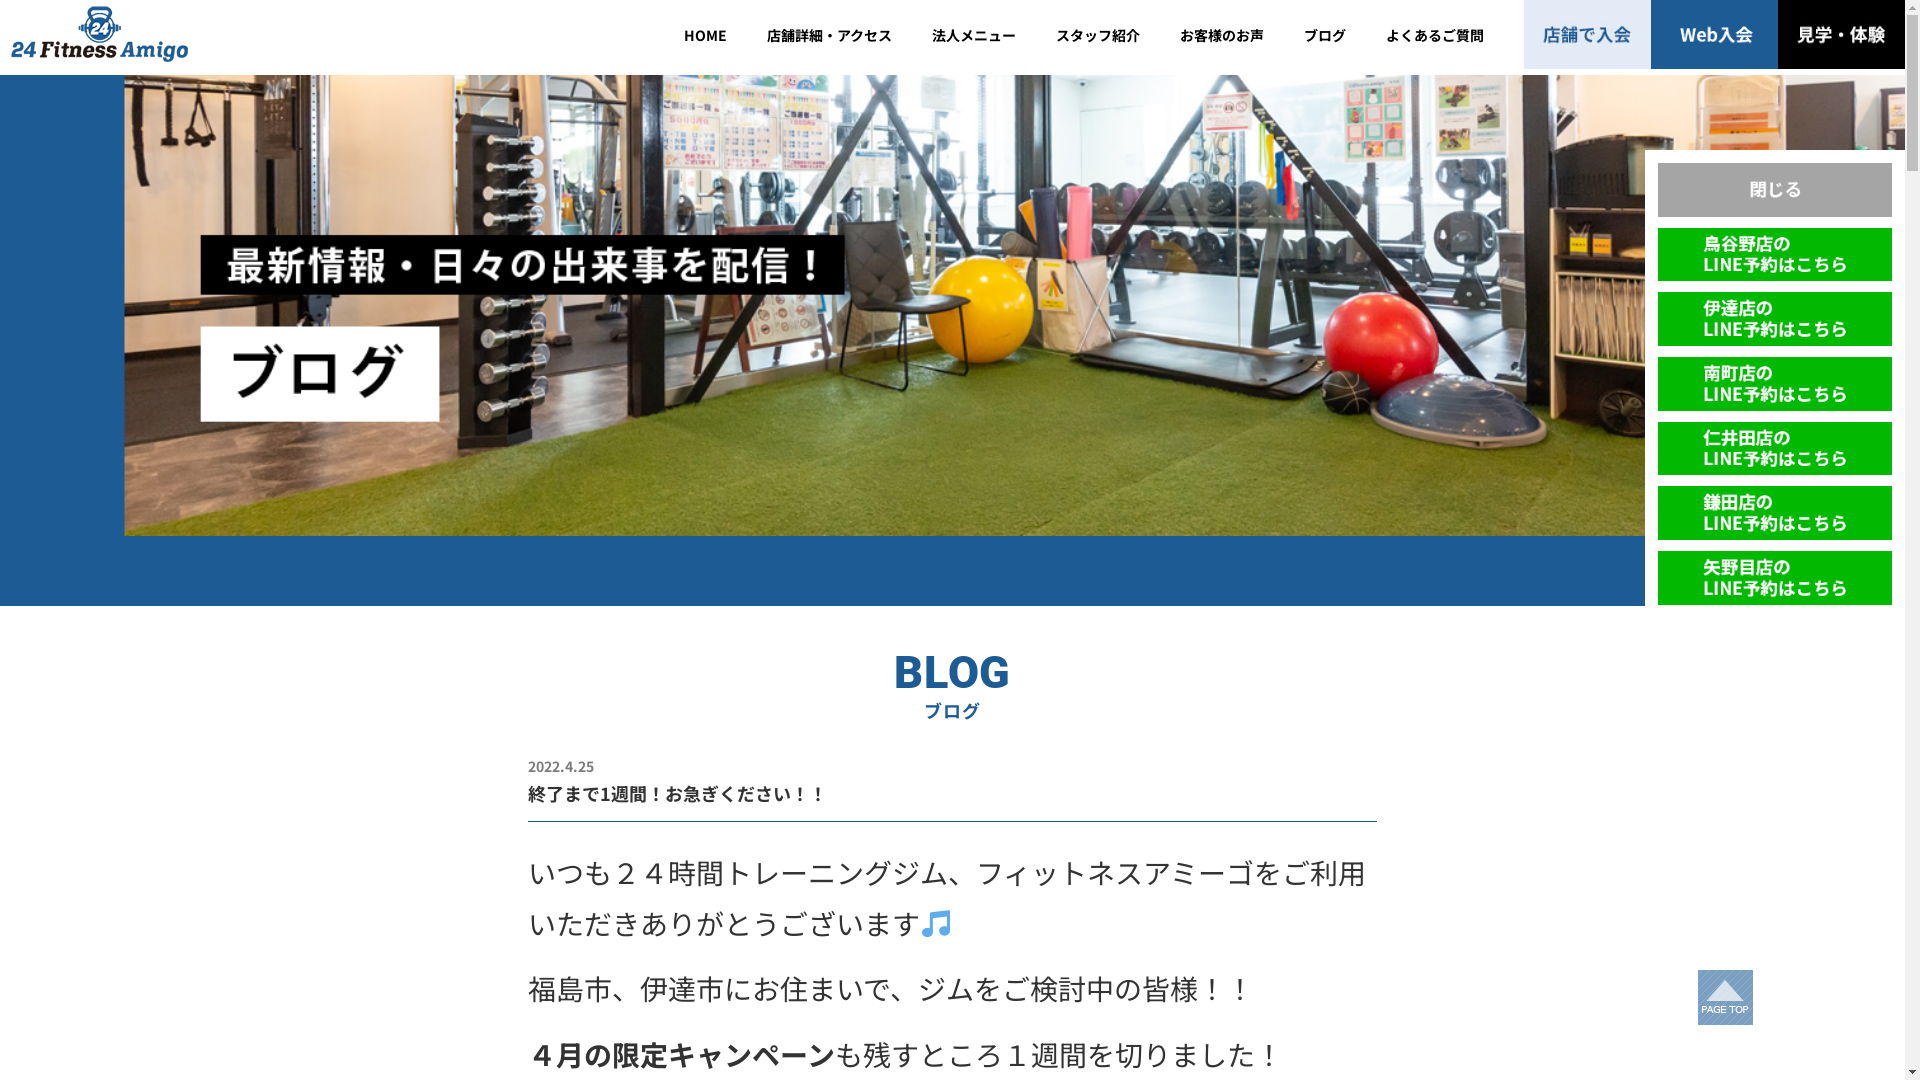  Describe the element at coordinates (663, 34) in the screenshot. I see `'HOME'` at that location.